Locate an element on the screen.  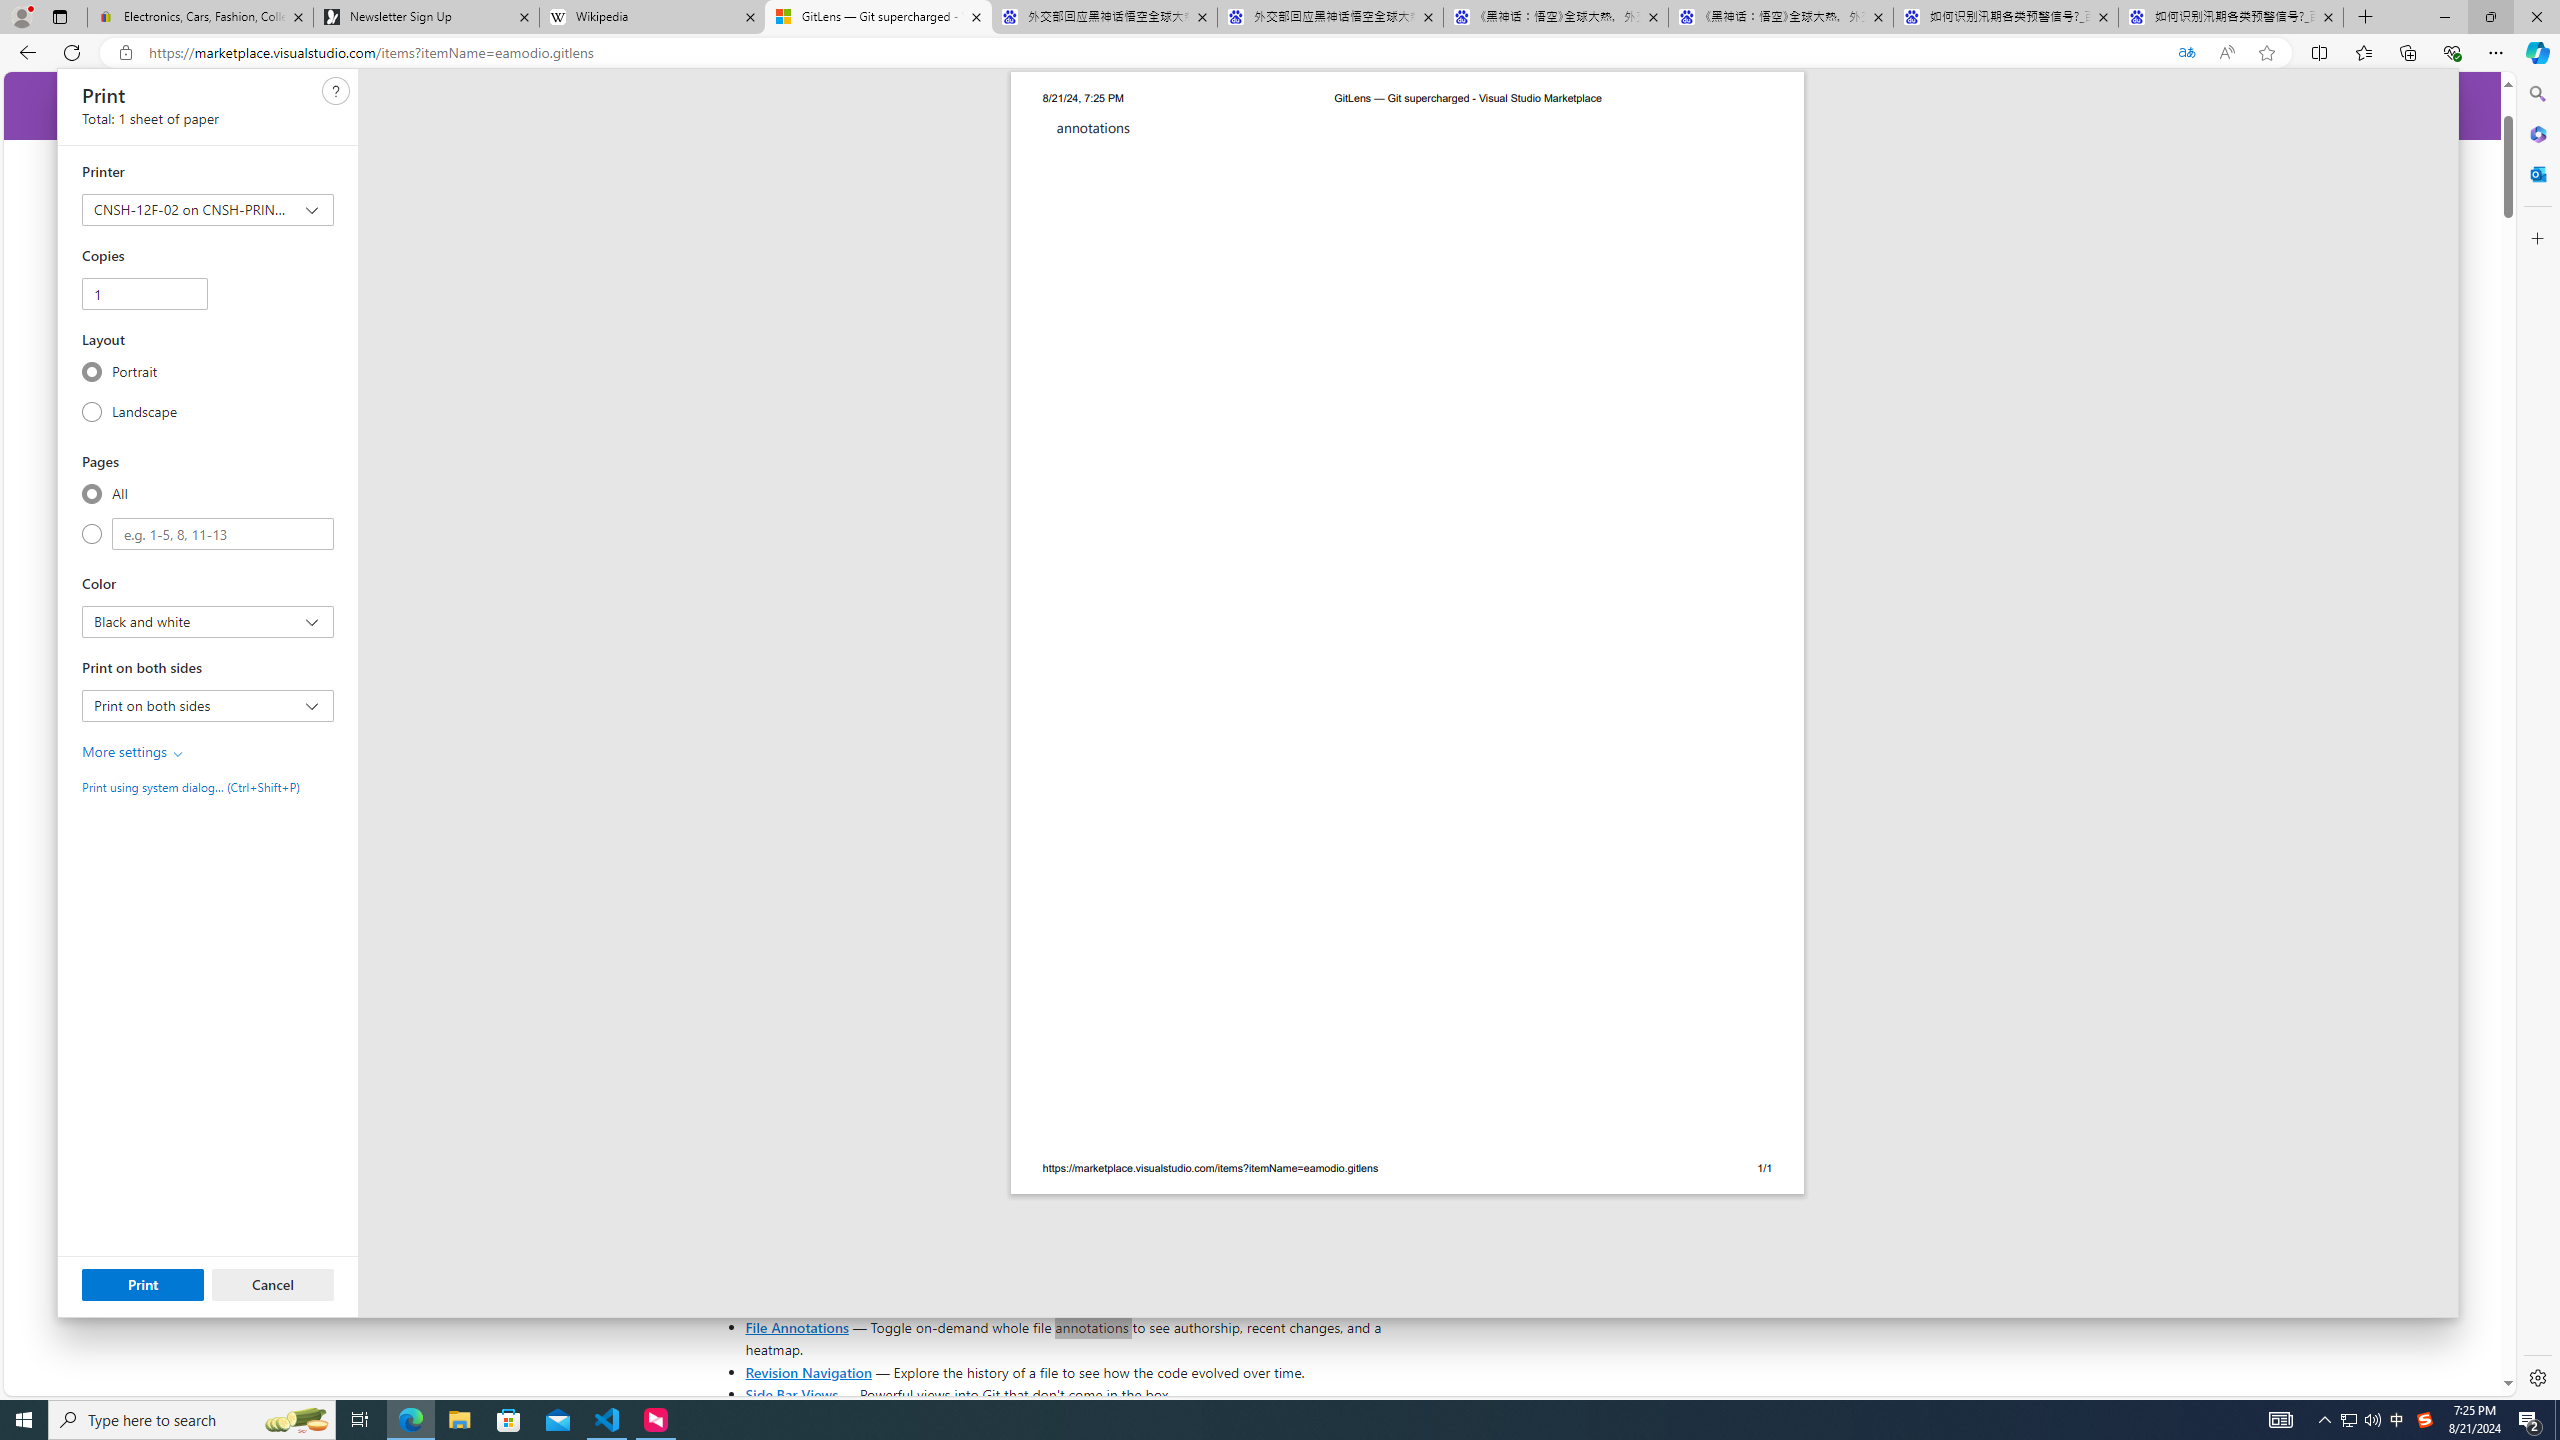
'Copies' is located at coordinates (143, 292).